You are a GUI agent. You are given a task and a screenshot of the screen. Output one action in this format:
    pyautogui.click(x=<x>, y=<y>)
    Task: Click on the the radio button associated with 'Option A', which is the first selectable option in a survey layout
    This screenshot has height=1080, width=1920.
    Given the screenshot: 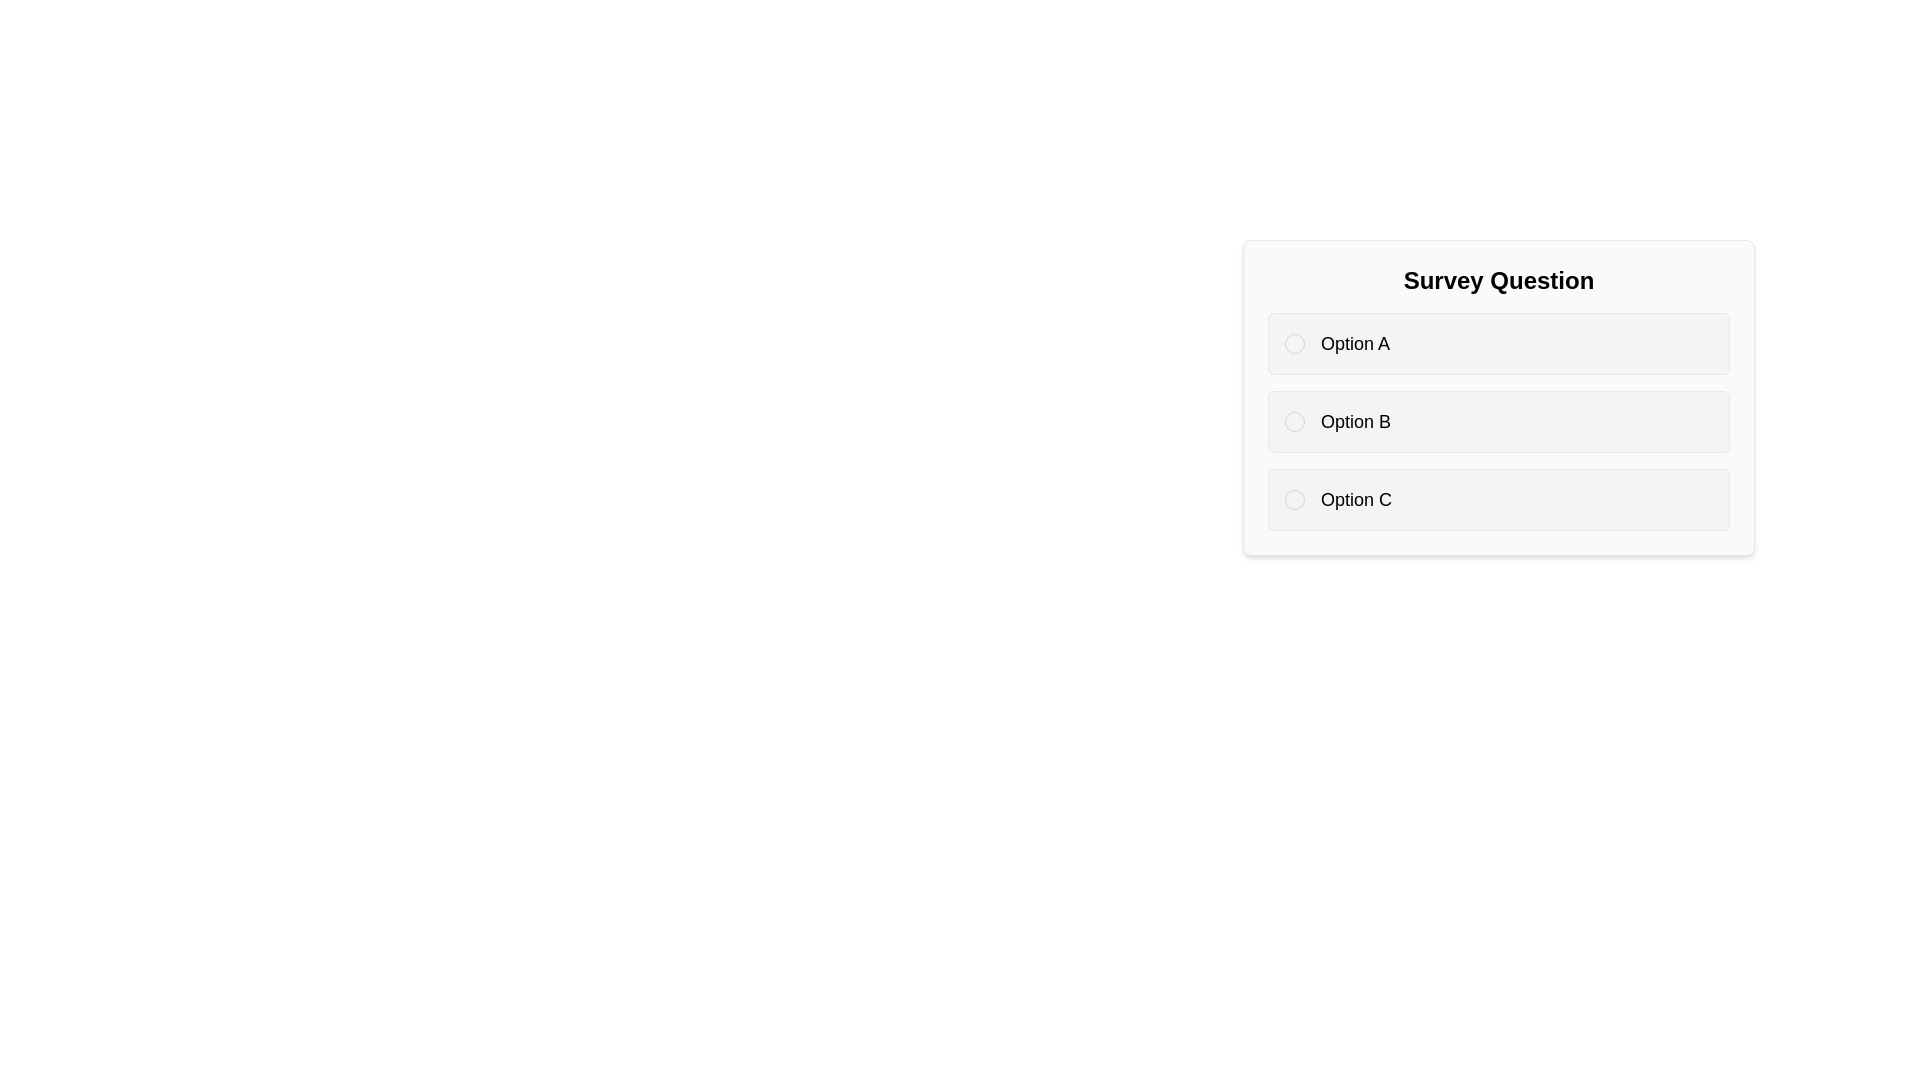 What is the action you would take?
    pyautogui.click(x=1498, y=342)
    